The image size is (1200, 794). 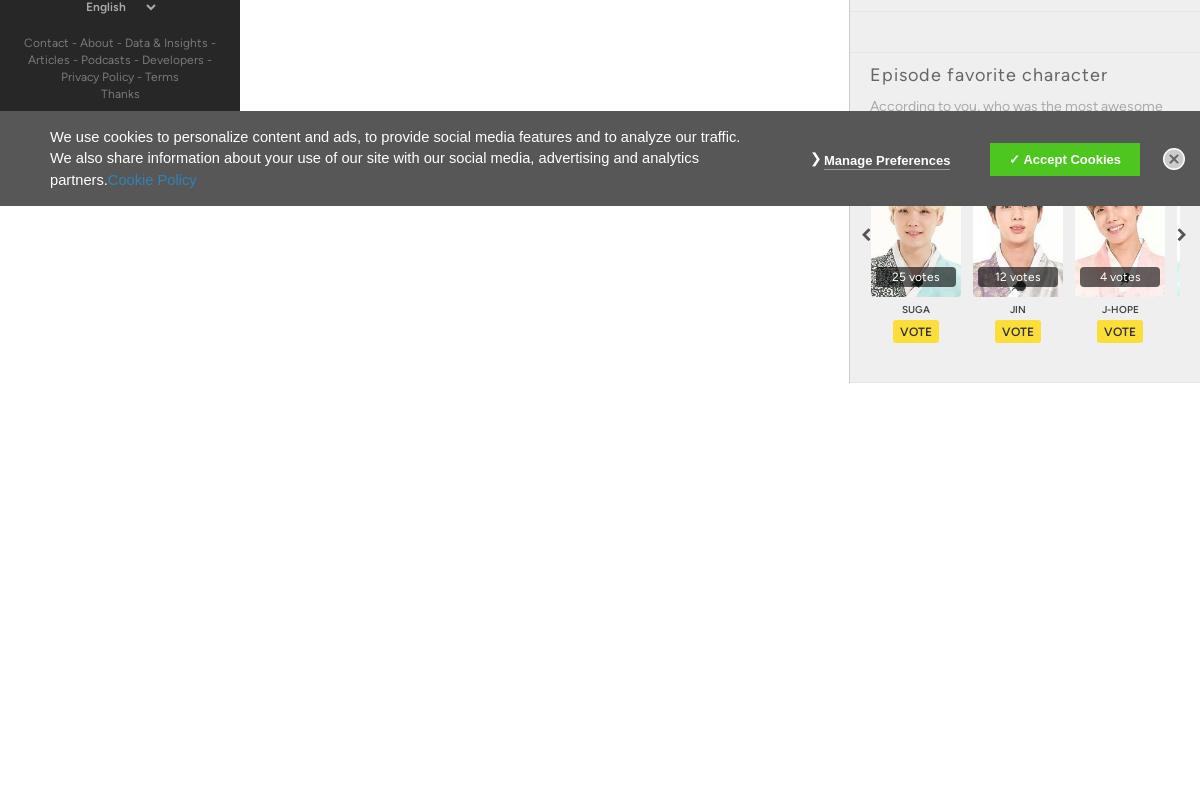 I want to click on 'Manage Preferences', so click(x=886, y=158).